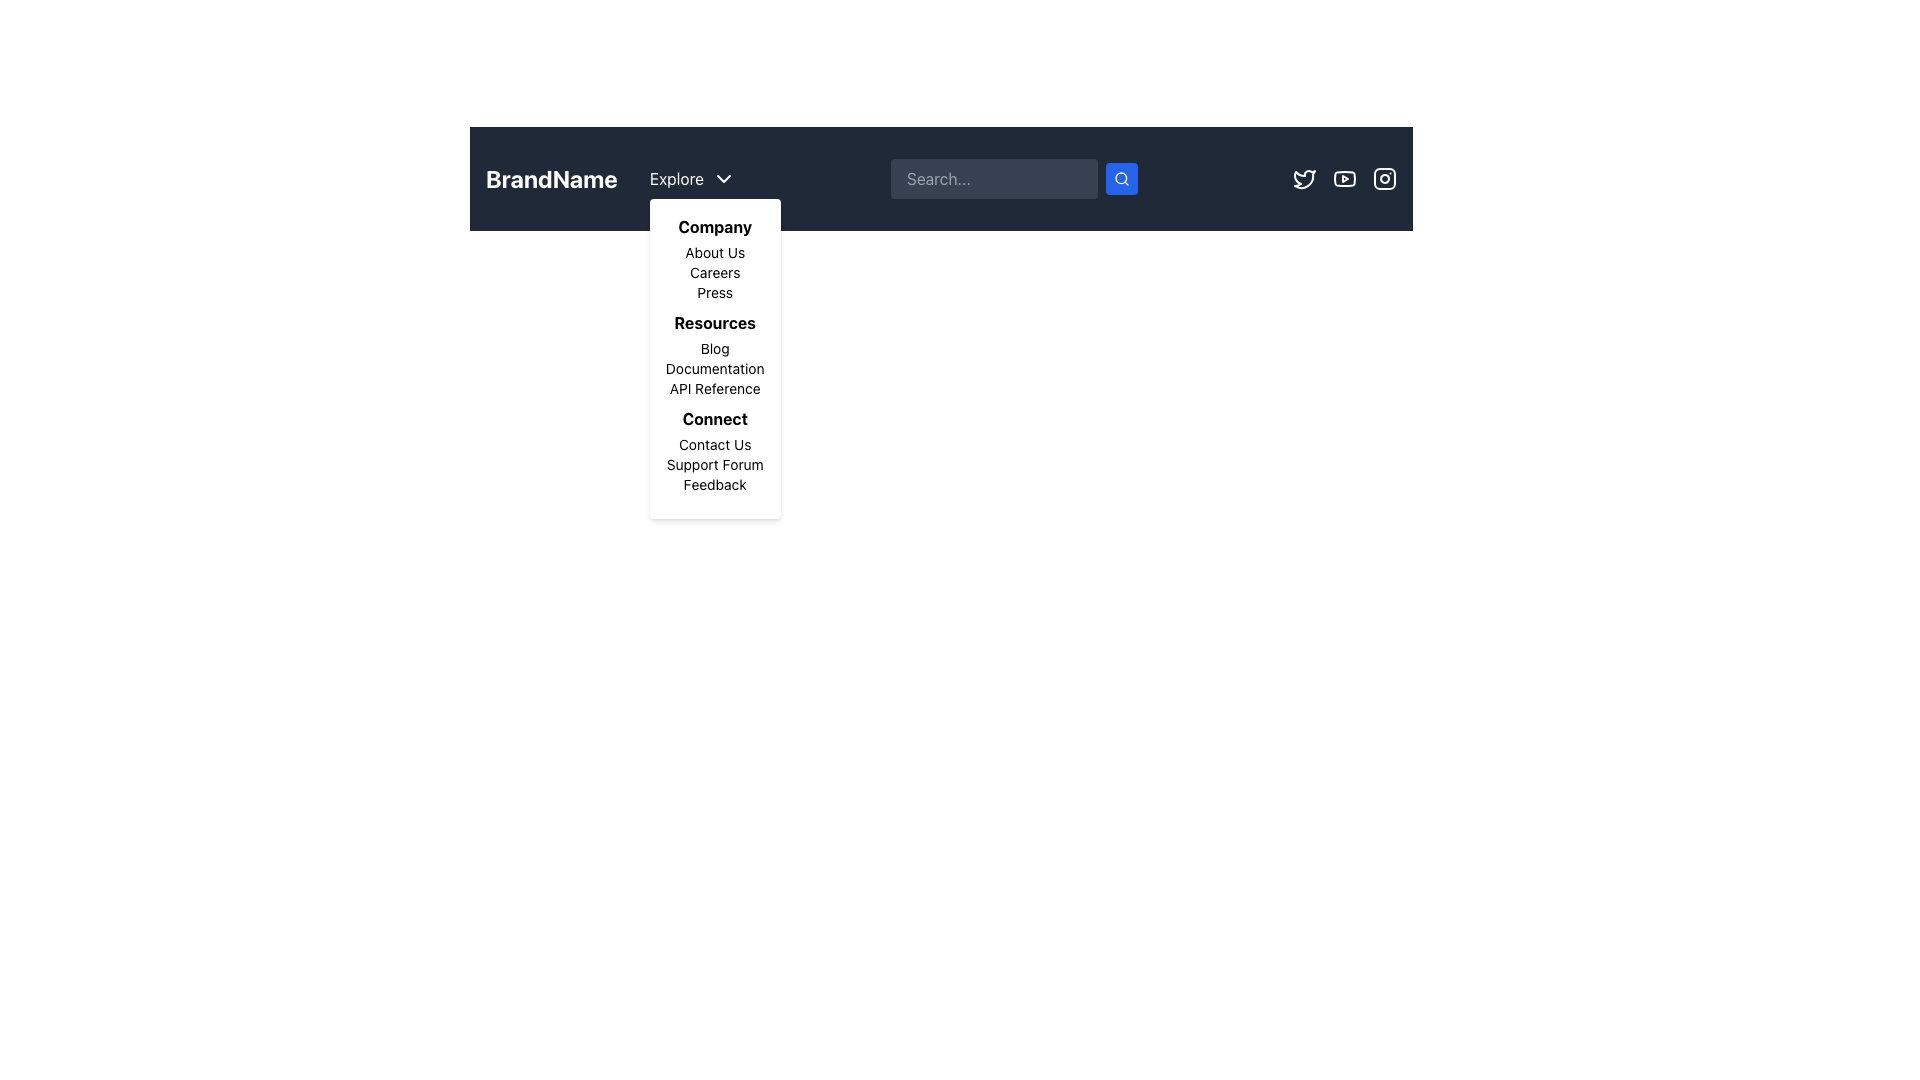 The width and height of the screenshot is (1920, 1080). What do you see at coordinates (715, 389) in the screenshot?
I see `the 'API Reference' text link located in the dropdown menu under the 'Resources' section` at bounding box center [715, 389].